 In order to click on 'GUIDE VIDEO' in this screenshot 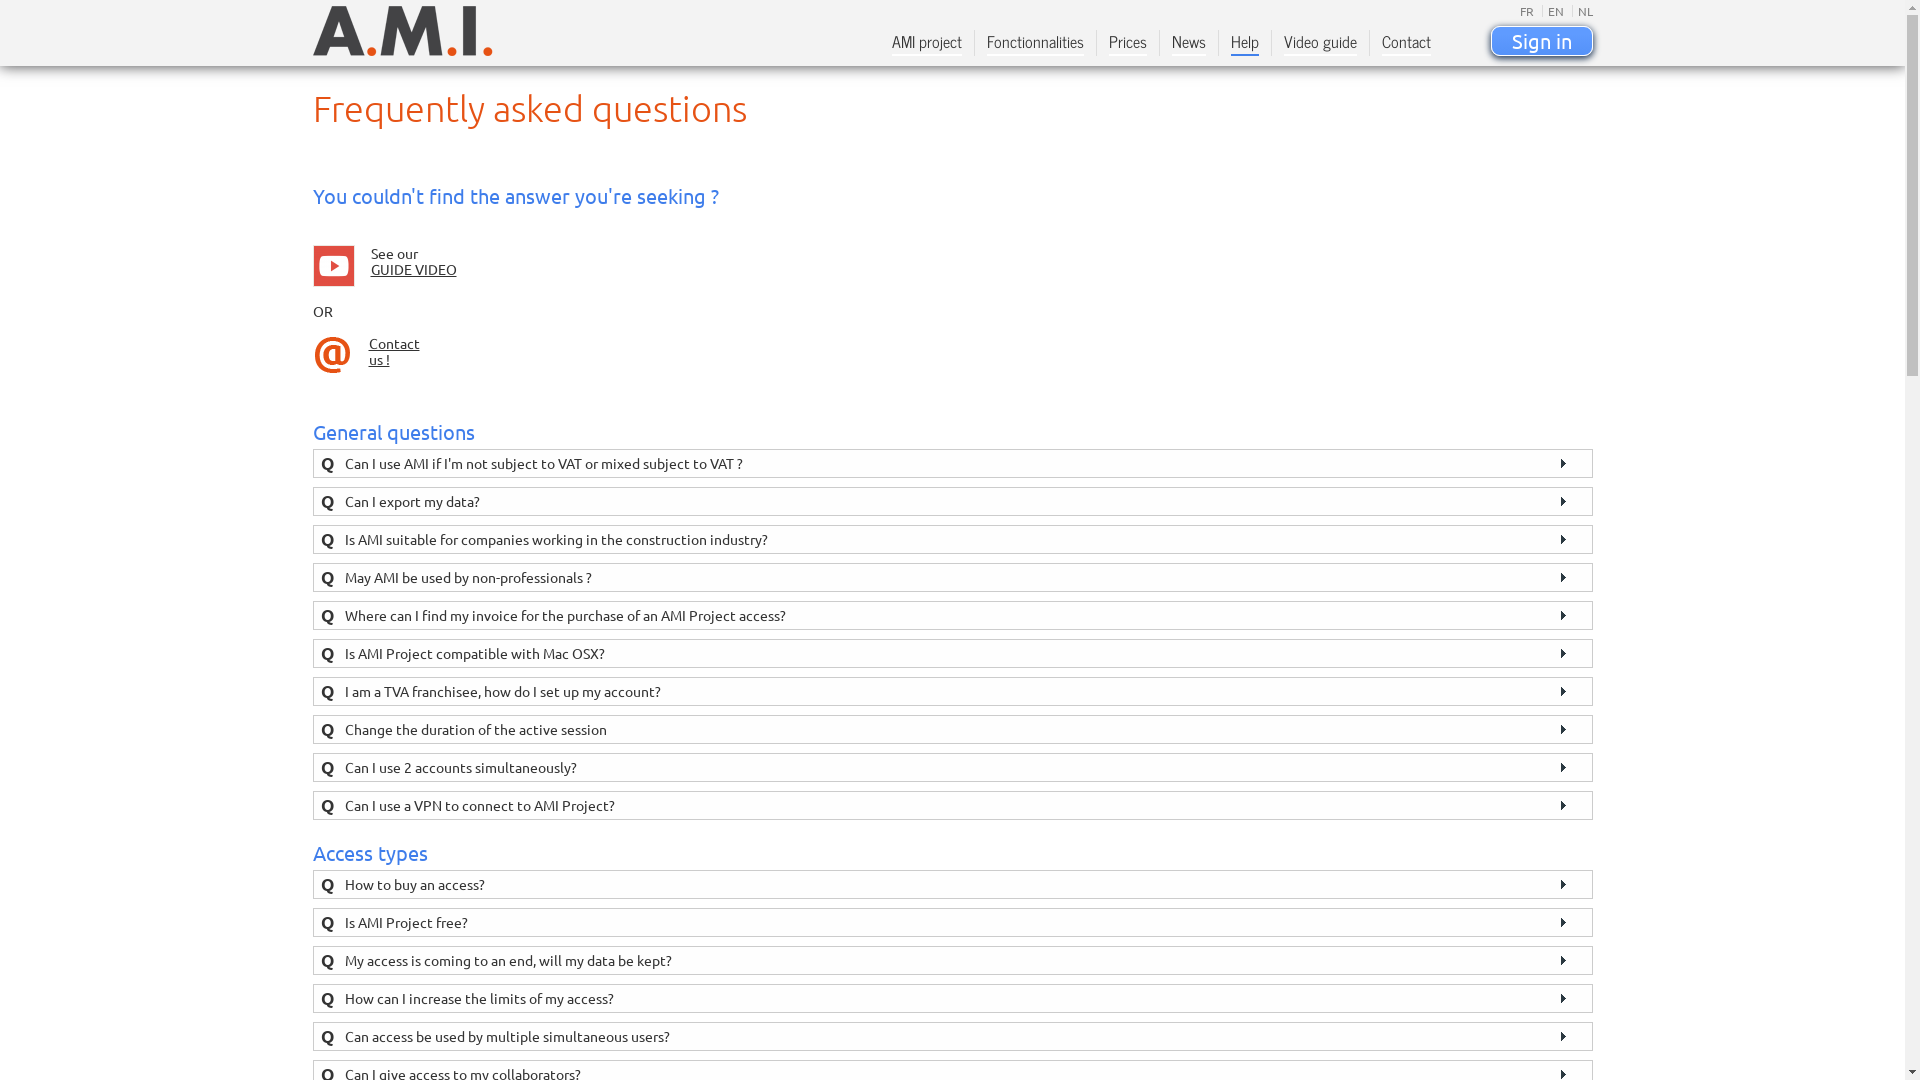, I will do `click(411, 268)`.